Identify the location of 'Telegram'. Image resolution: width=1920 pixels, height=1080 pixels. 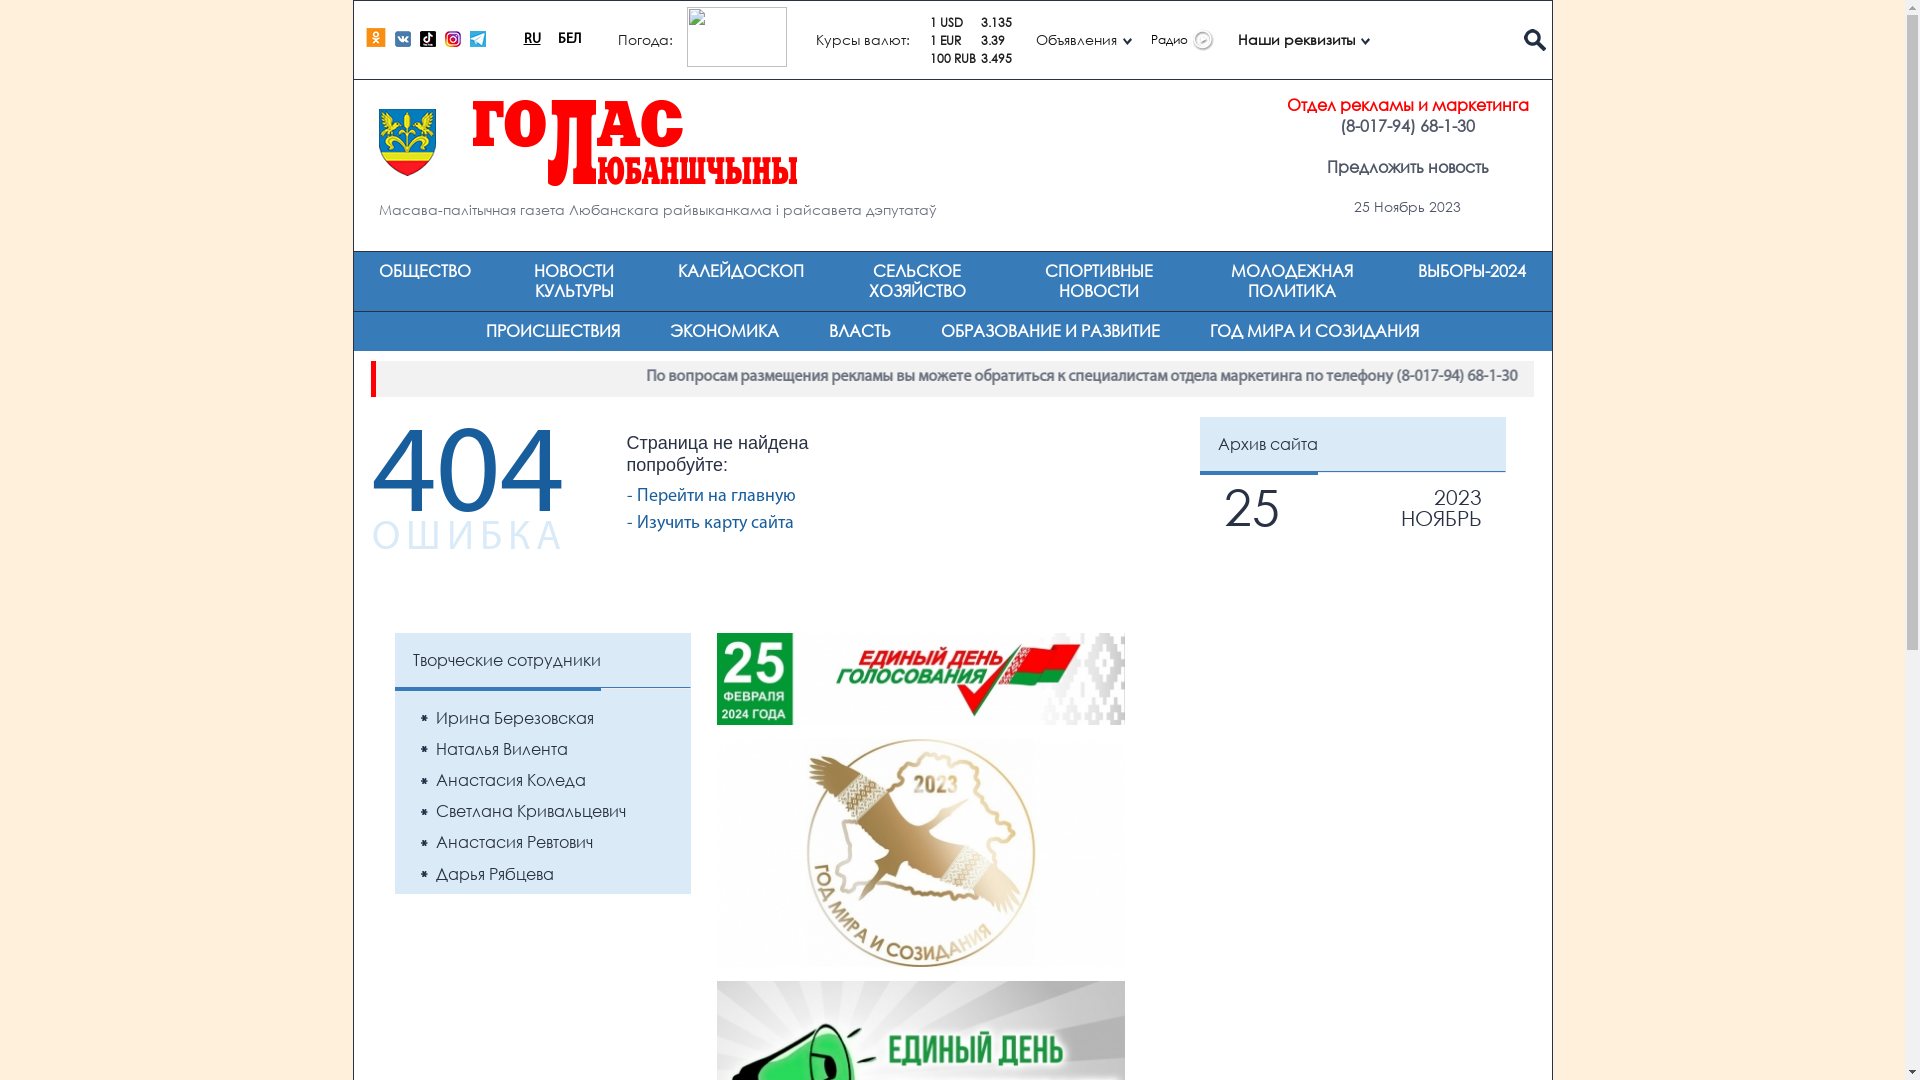
(469, 43).